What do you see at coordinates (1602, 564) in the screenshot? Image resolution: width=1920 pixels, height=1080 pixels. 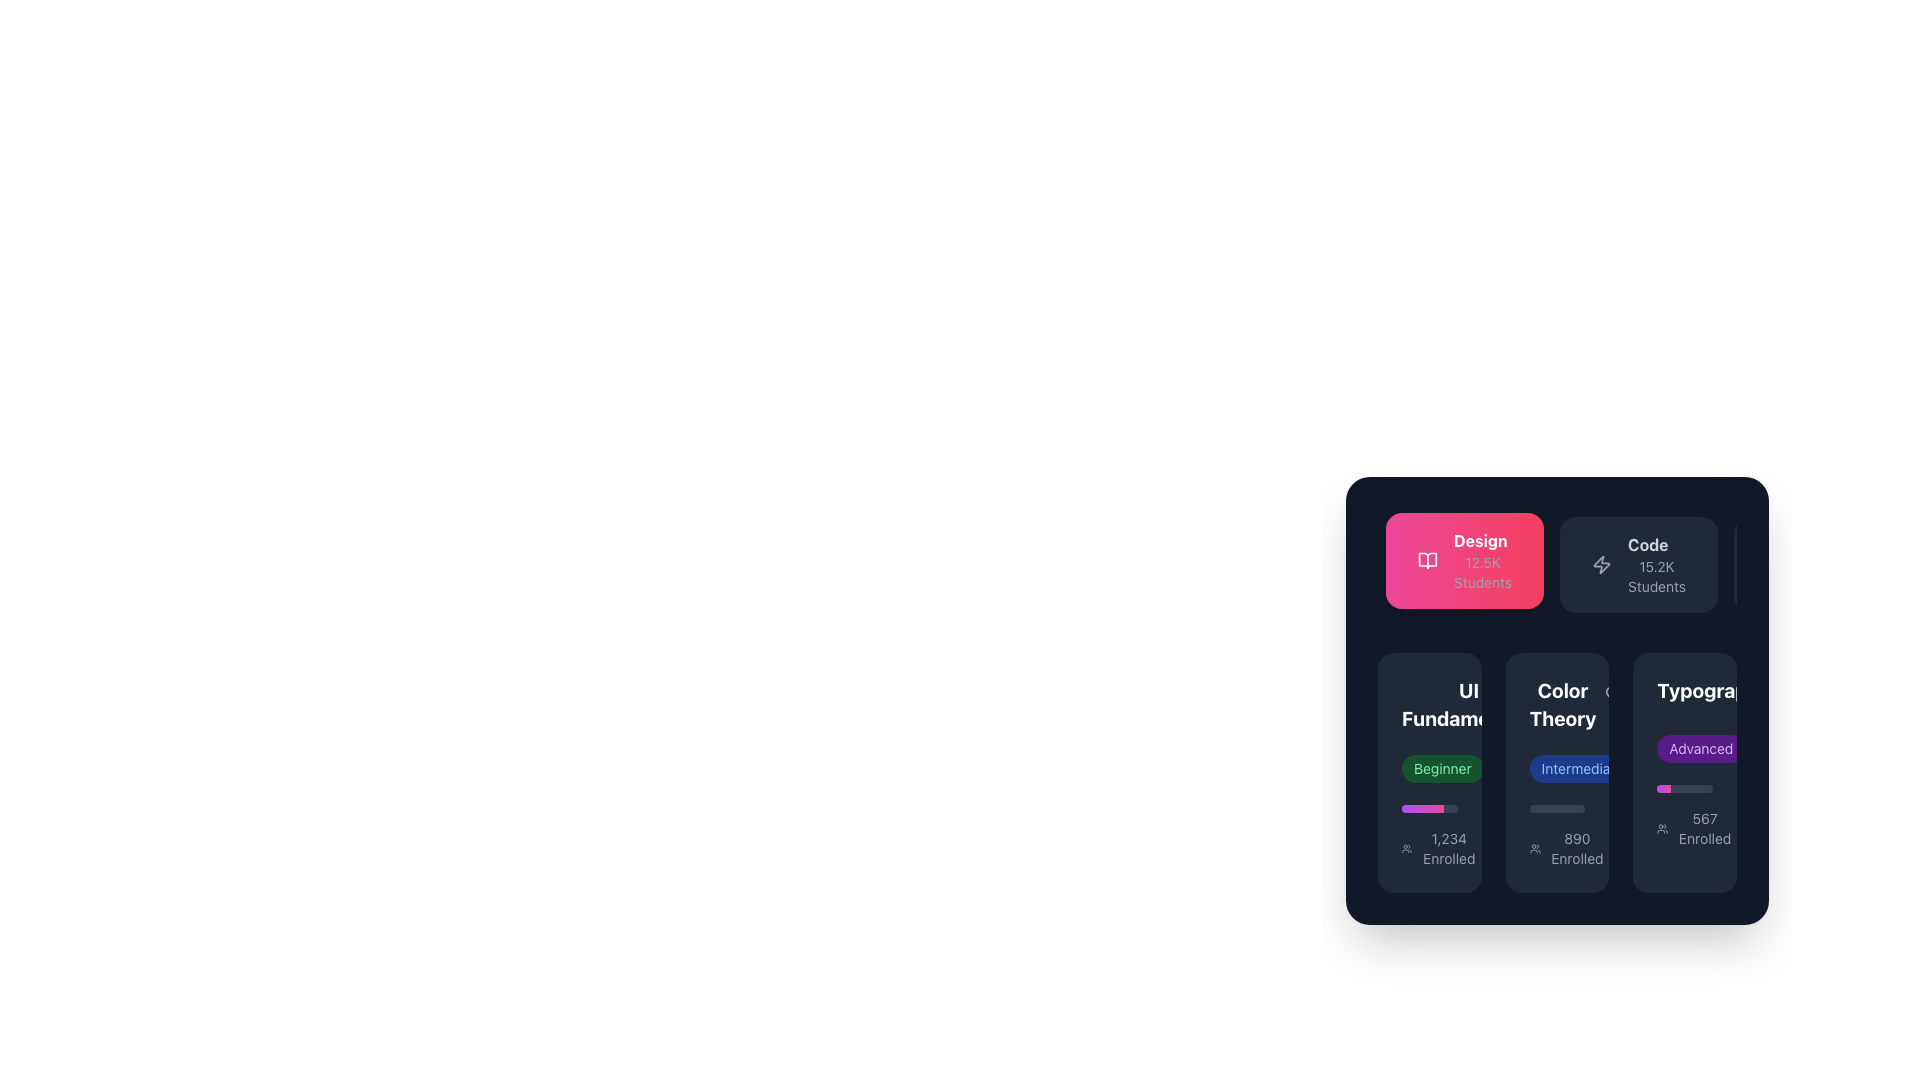 I see `the lightning bolt icon located in the top-right corner of the 'Code 15.2K Students' course card` at bounding box center [1602, 564].